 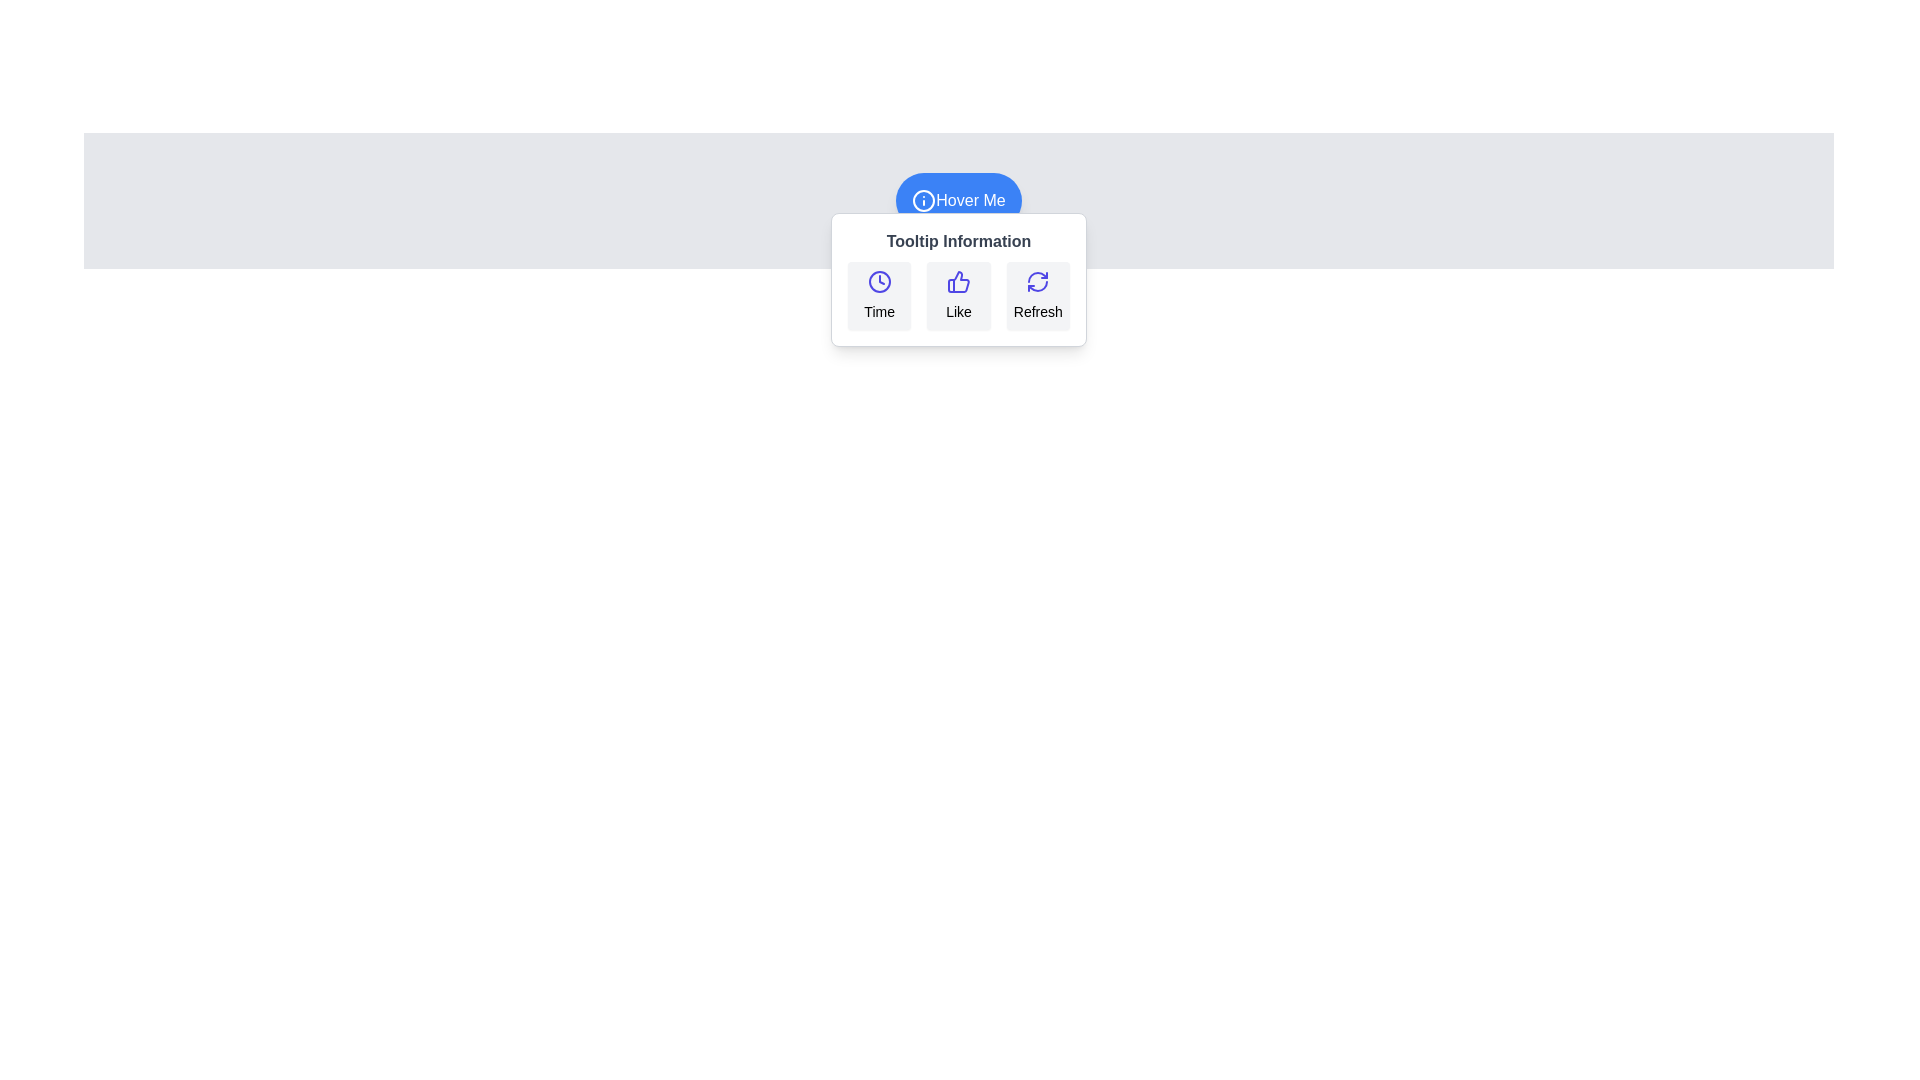 What do you see at coordinates (879, 281) in the screenshot?
I see `the area of the SVG Circle that represents the boundary of the clock icon in the tooltip` at bounding box center [879, 281].